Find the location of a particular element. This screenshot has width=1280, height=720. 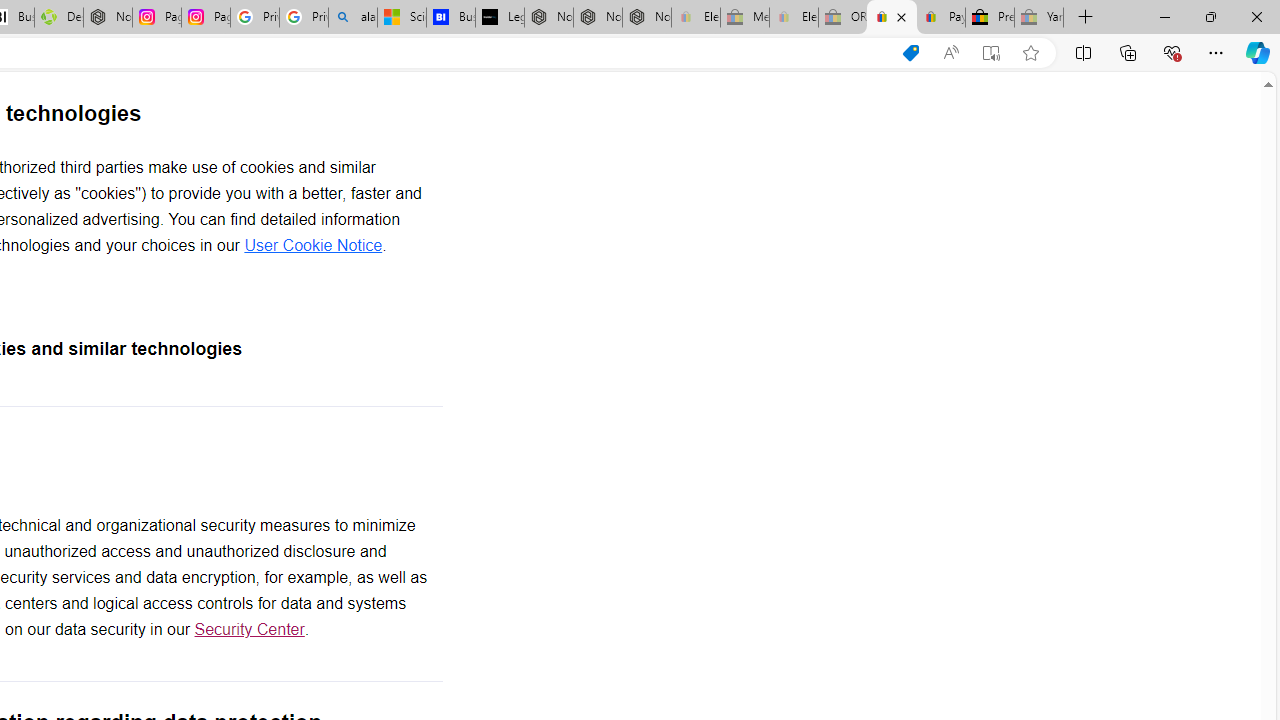

'Payments Terms of Use | eBay.com' is located at coordinates (939, 17).